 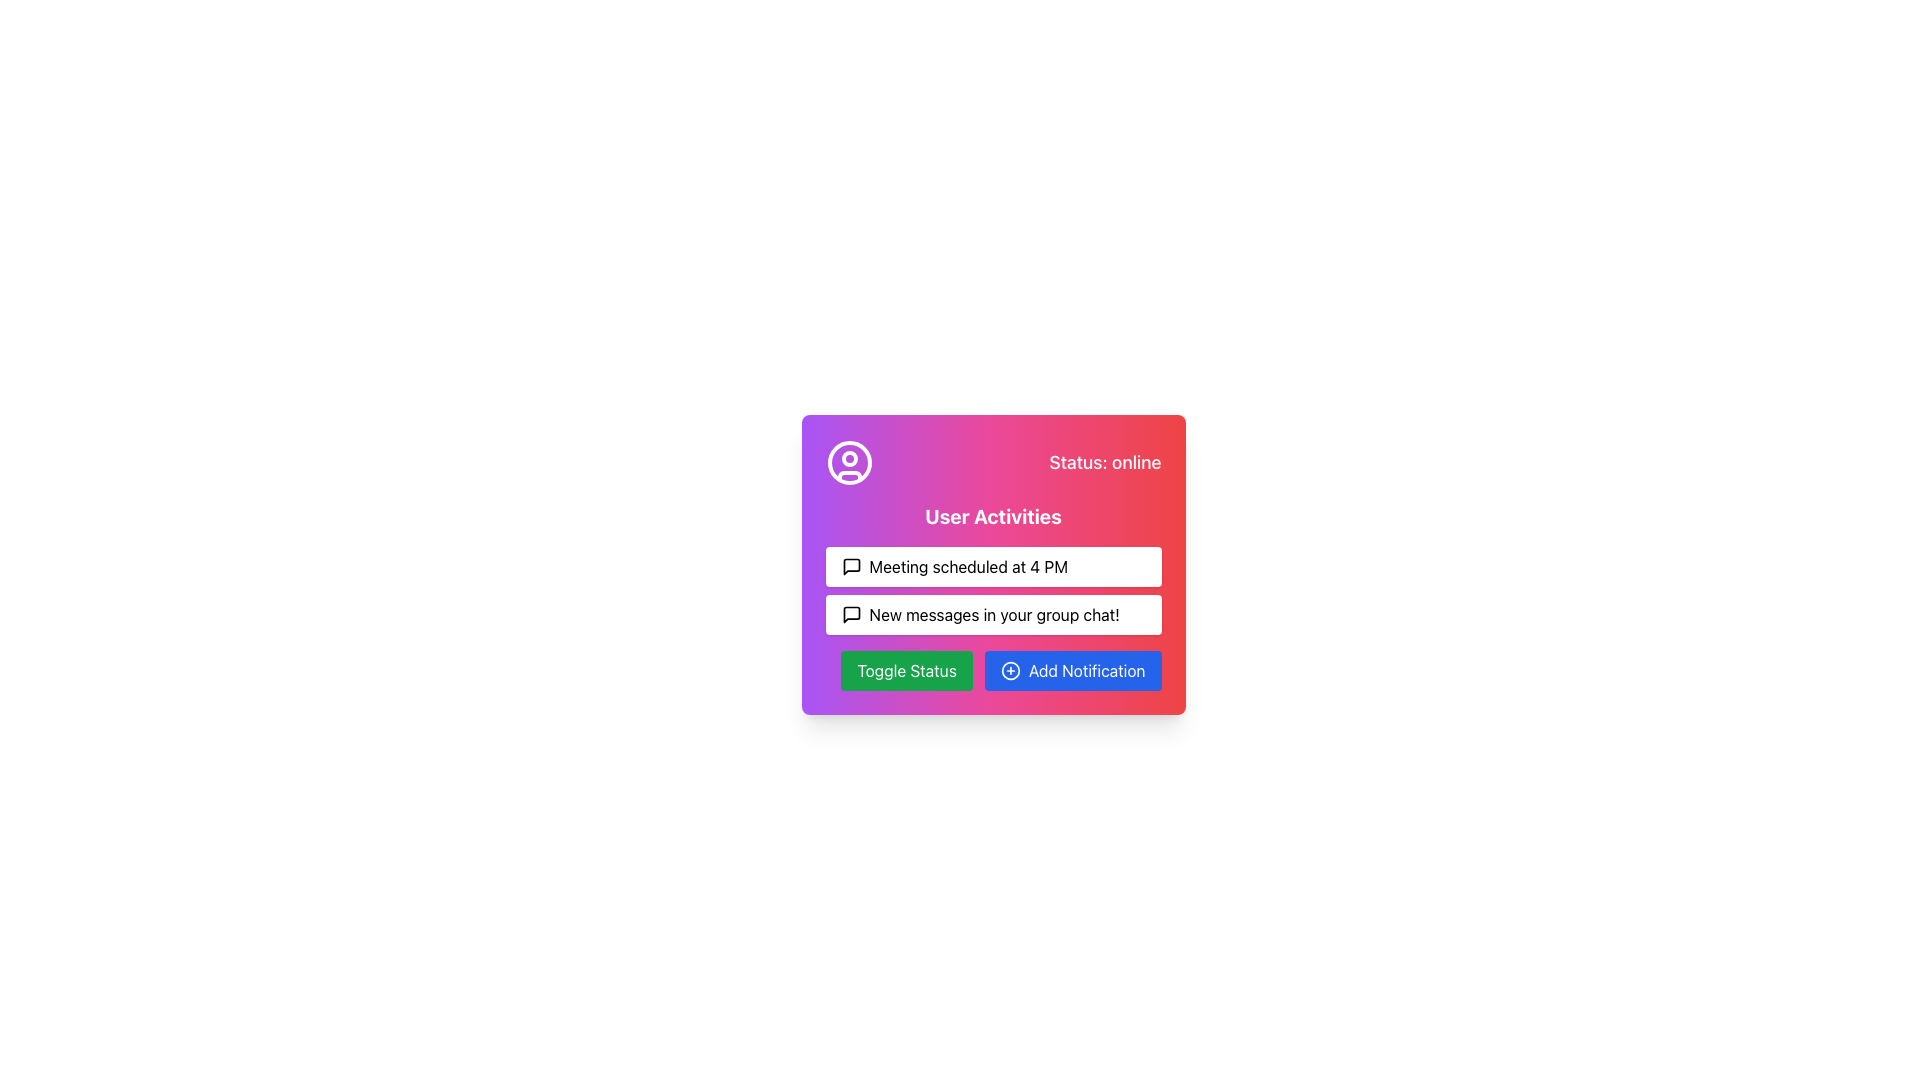 I want to click on the first button on the left in the horizontally structured group of controls at the bottom of the card component, so click(x=906, y=671).